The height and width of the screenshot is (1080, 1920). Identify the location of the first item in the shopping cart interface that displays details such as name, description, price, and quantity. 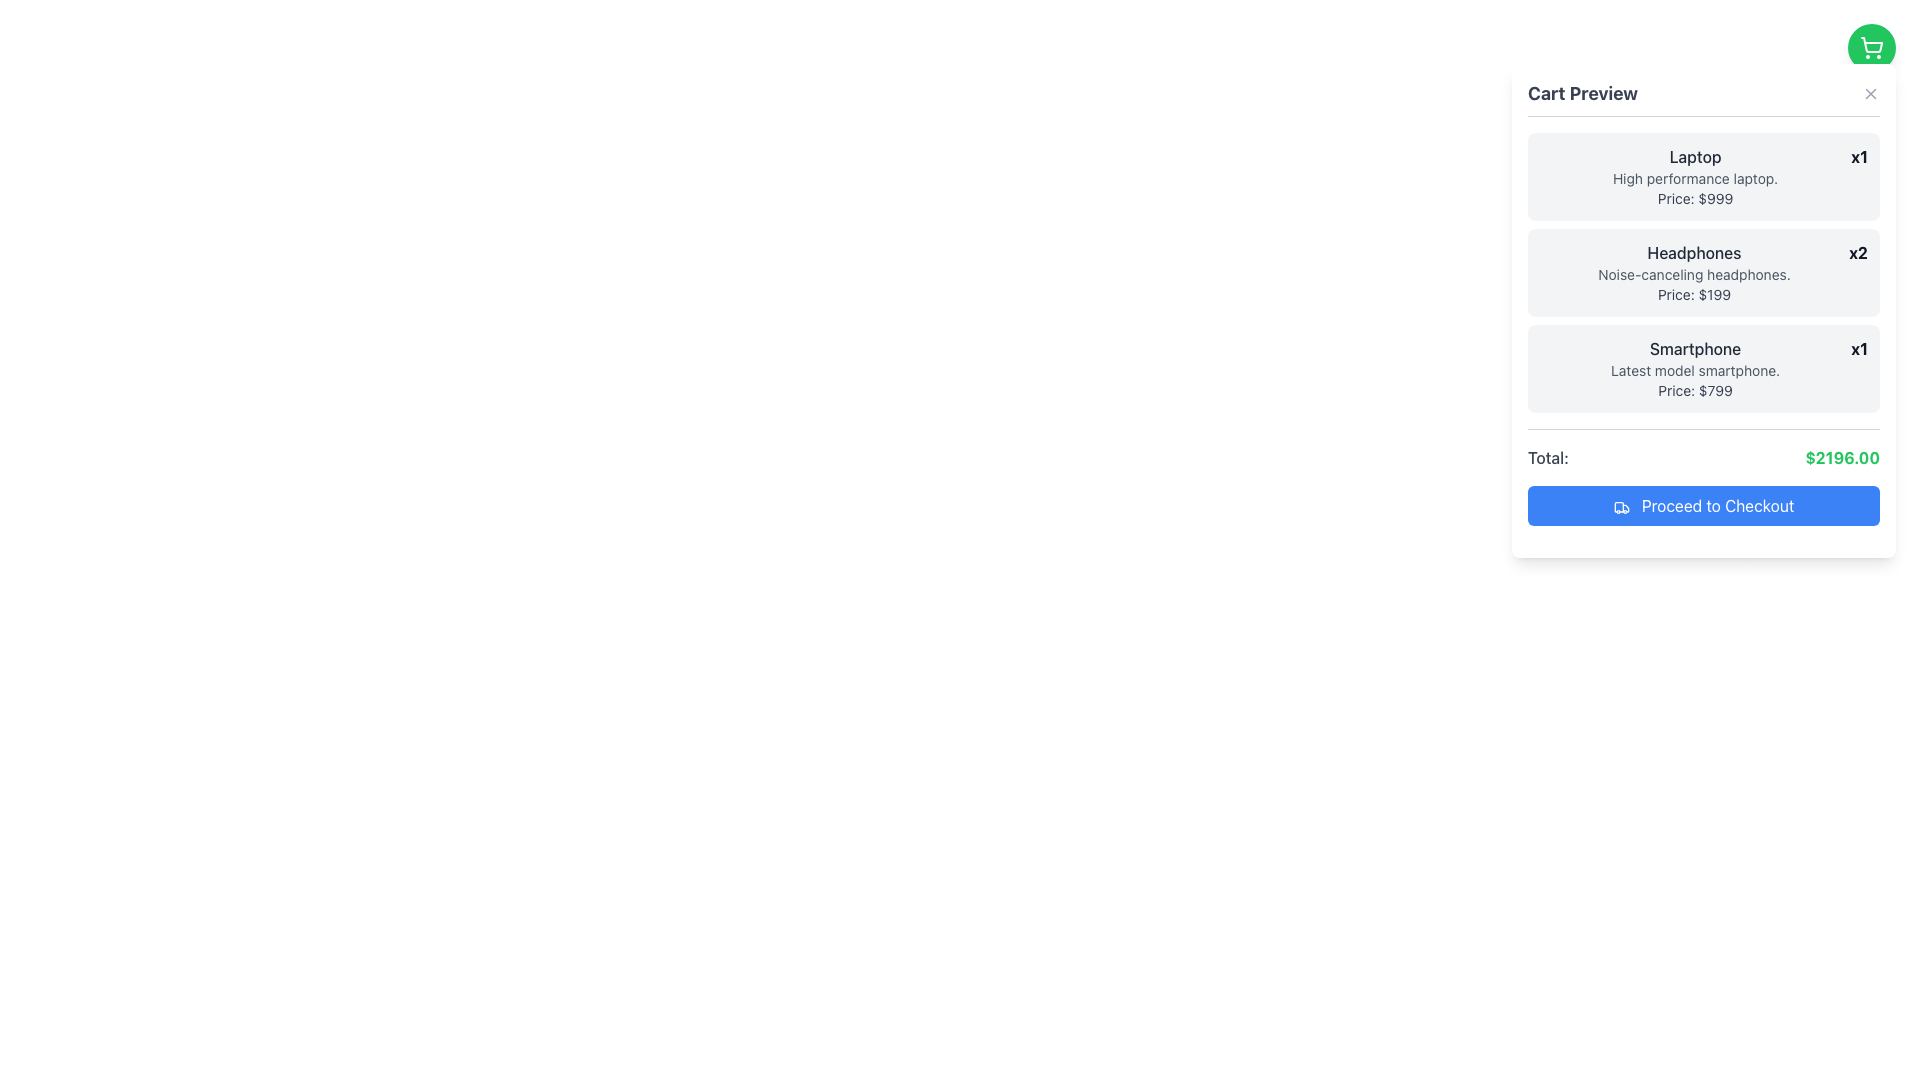
(1703, 176).